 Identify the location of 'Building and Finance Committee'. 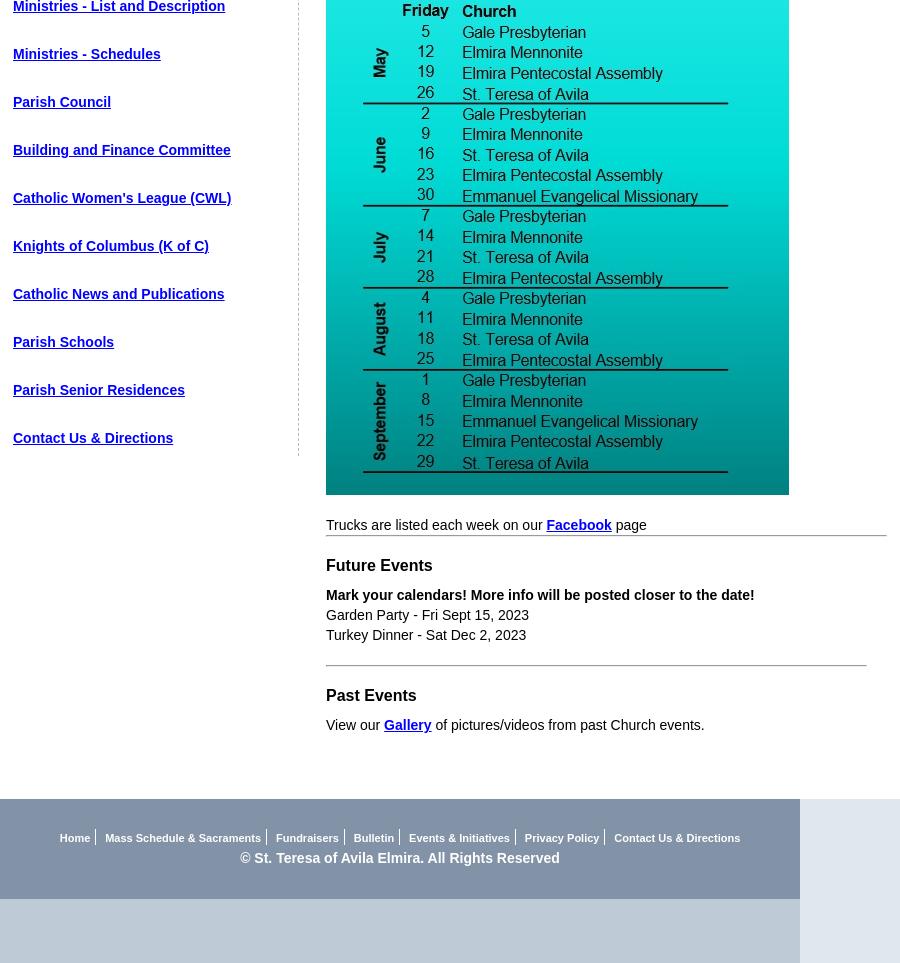
(11, 150).